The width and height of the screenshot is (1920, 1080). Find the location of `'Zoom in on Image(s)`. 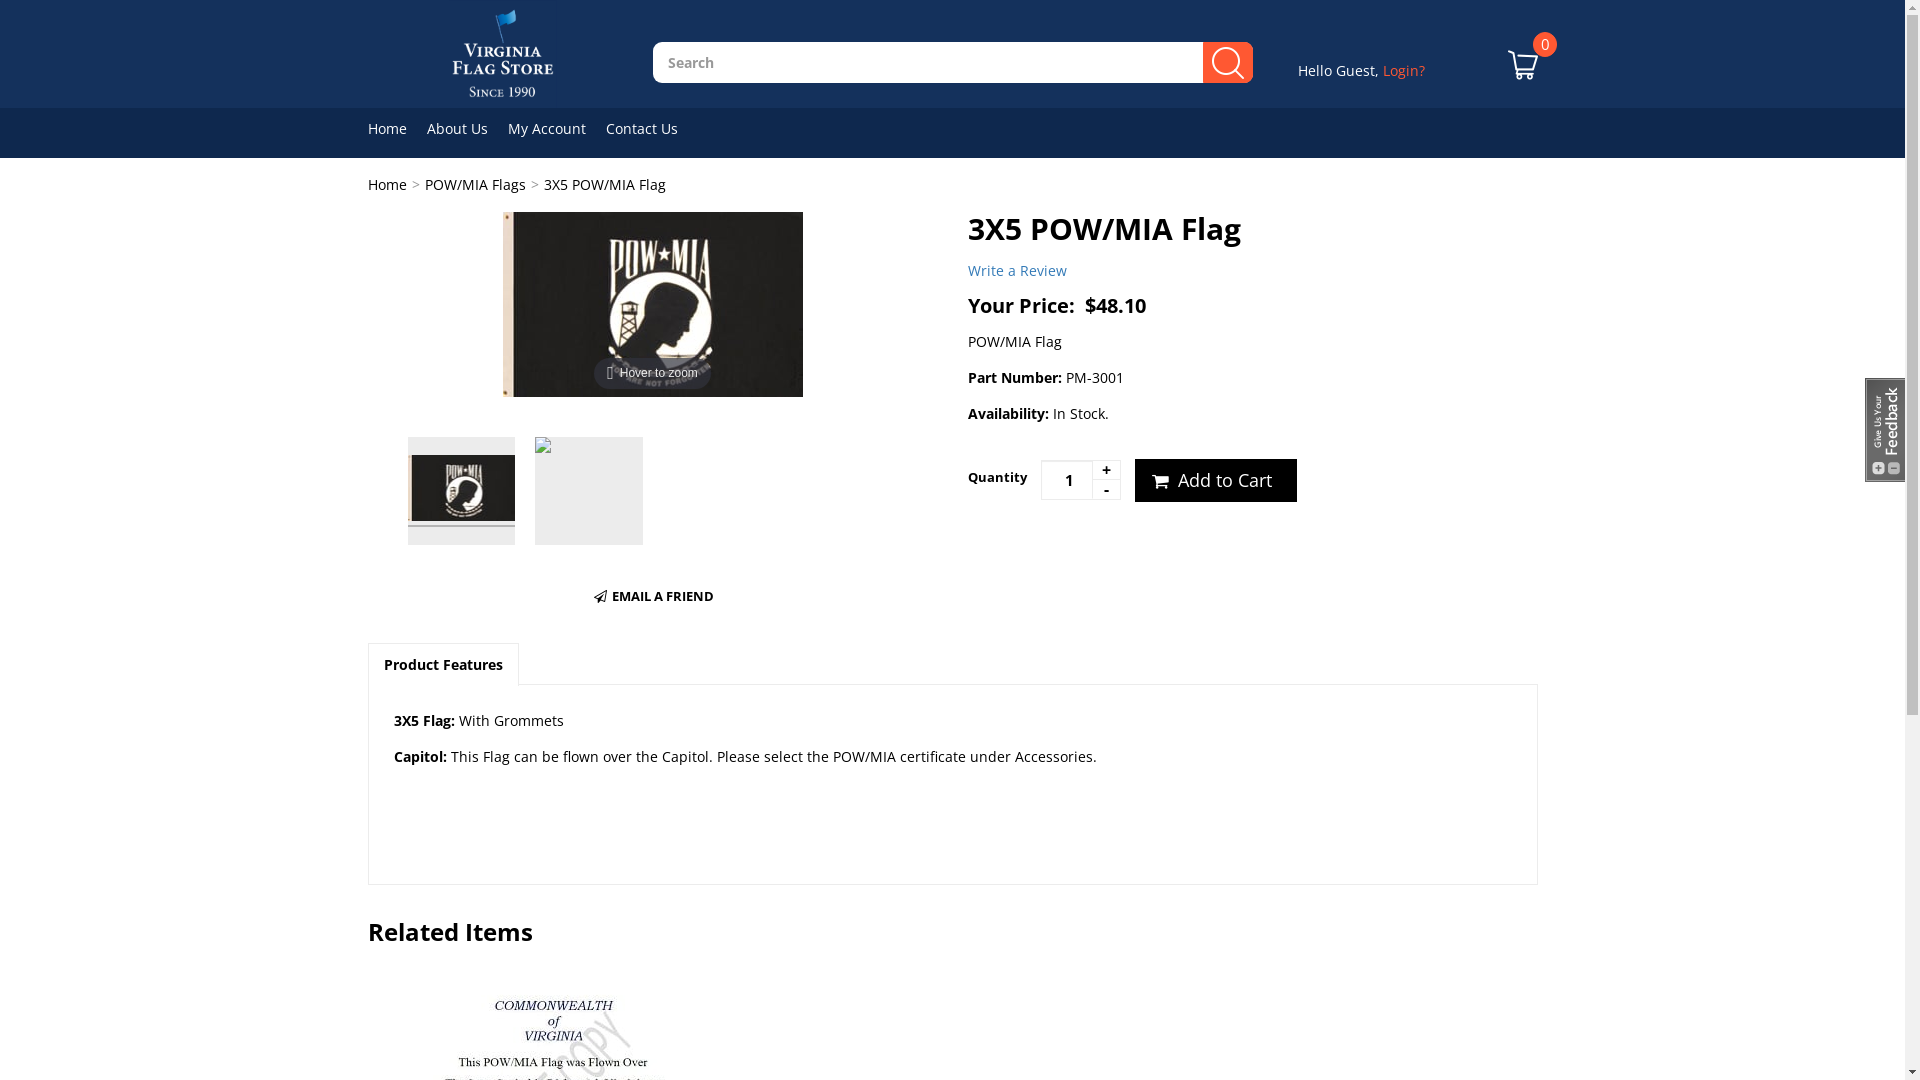

'Zoom in on Image(s) is located at coordinates (652, 302).